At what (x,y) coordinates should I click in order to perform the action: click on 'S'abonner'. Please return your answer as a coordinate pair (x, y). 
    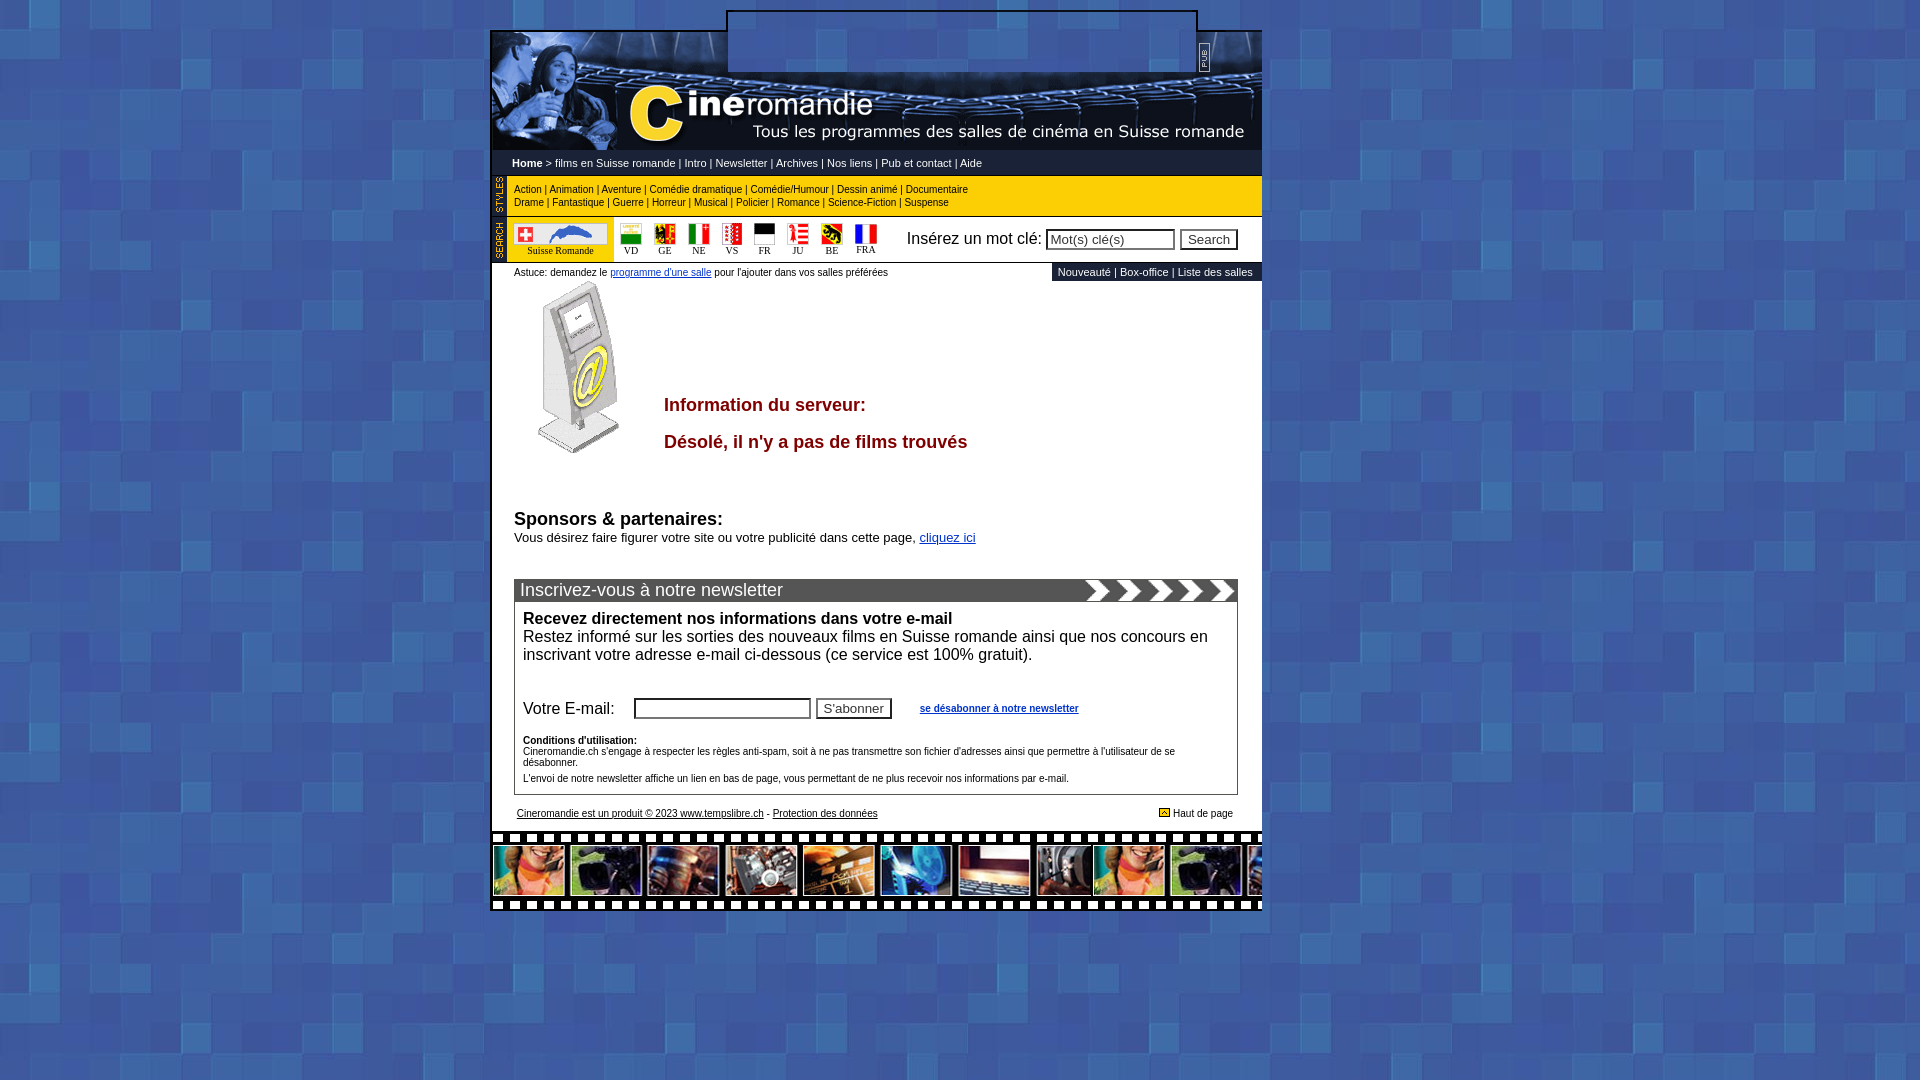
    Looking at the image, I should click on (854, 707).